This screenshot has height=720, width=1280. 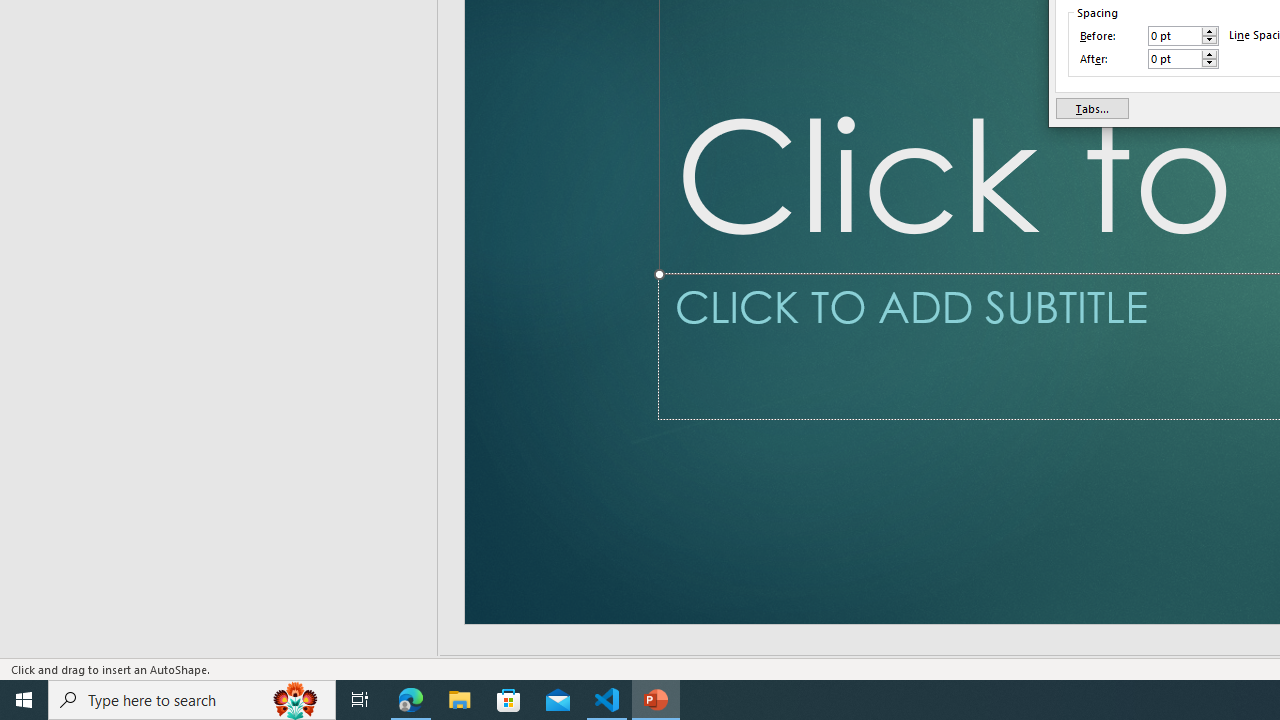 I want to click on 'Less', so click(x=1208, y=62).